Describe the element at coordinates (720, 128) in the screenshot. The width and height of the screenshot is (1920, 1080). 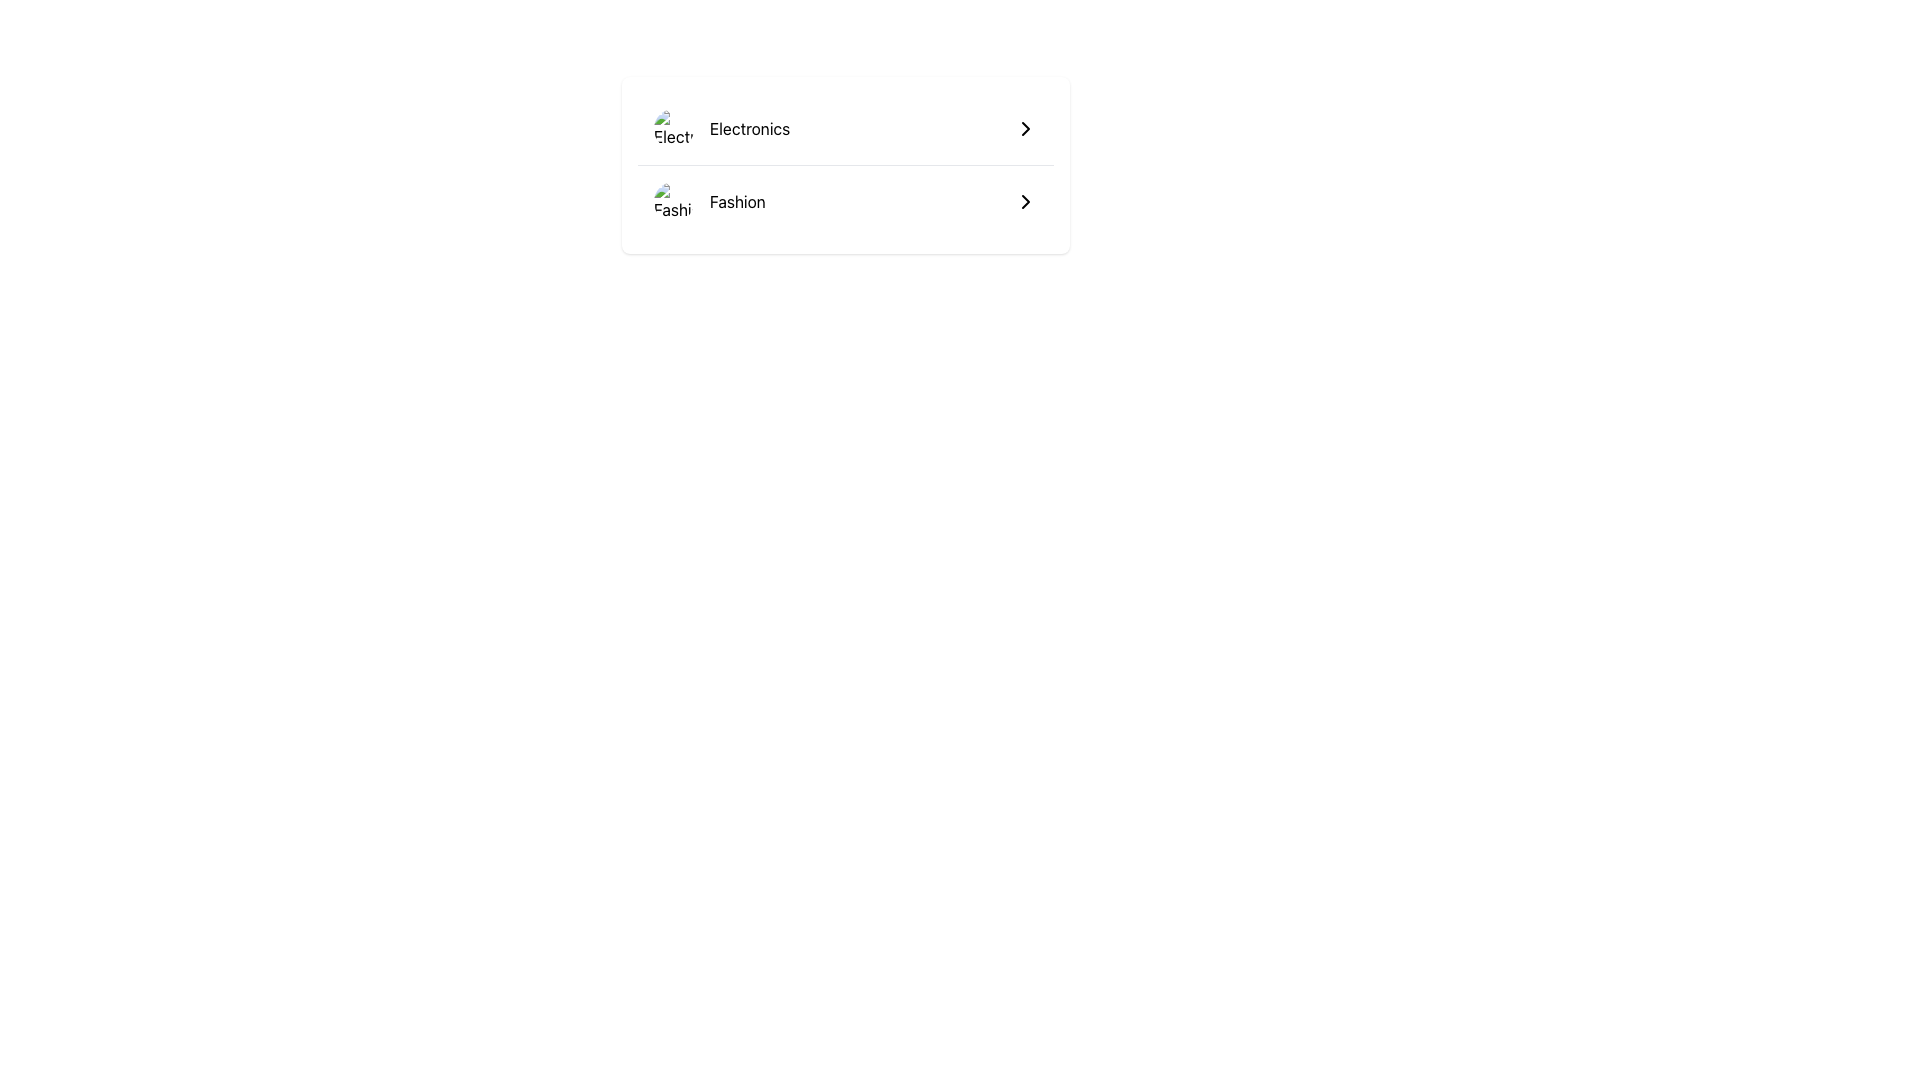
I see `the first list item labeled 'Electronics' which consists of a circular icon and text` at that location.